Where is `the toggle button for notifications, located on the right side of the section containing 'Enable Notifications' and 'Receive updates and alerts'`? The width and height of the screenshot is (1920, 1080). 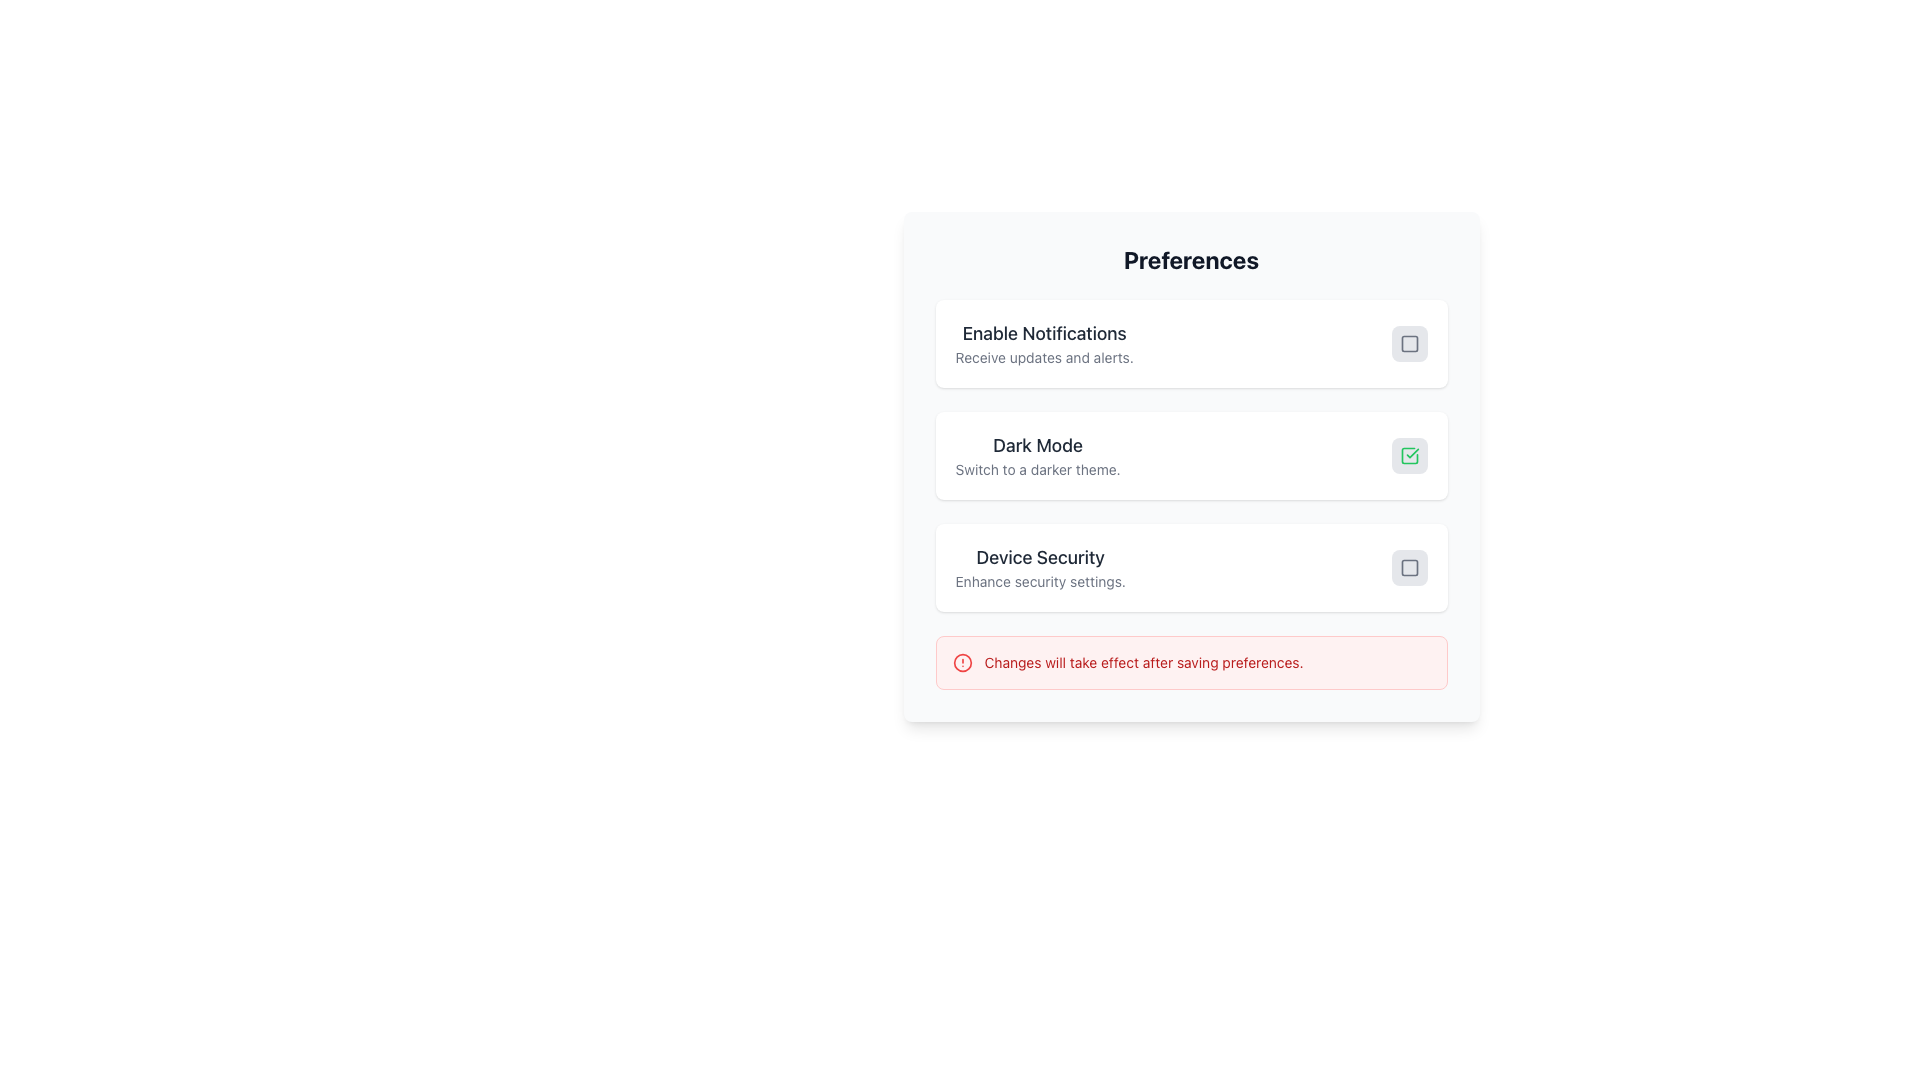
the toggle button for notifications, located on the right side of the section containing 'Enable Notifications' and 'Receive updates and alerts' is located at coordinates (1408, 342).